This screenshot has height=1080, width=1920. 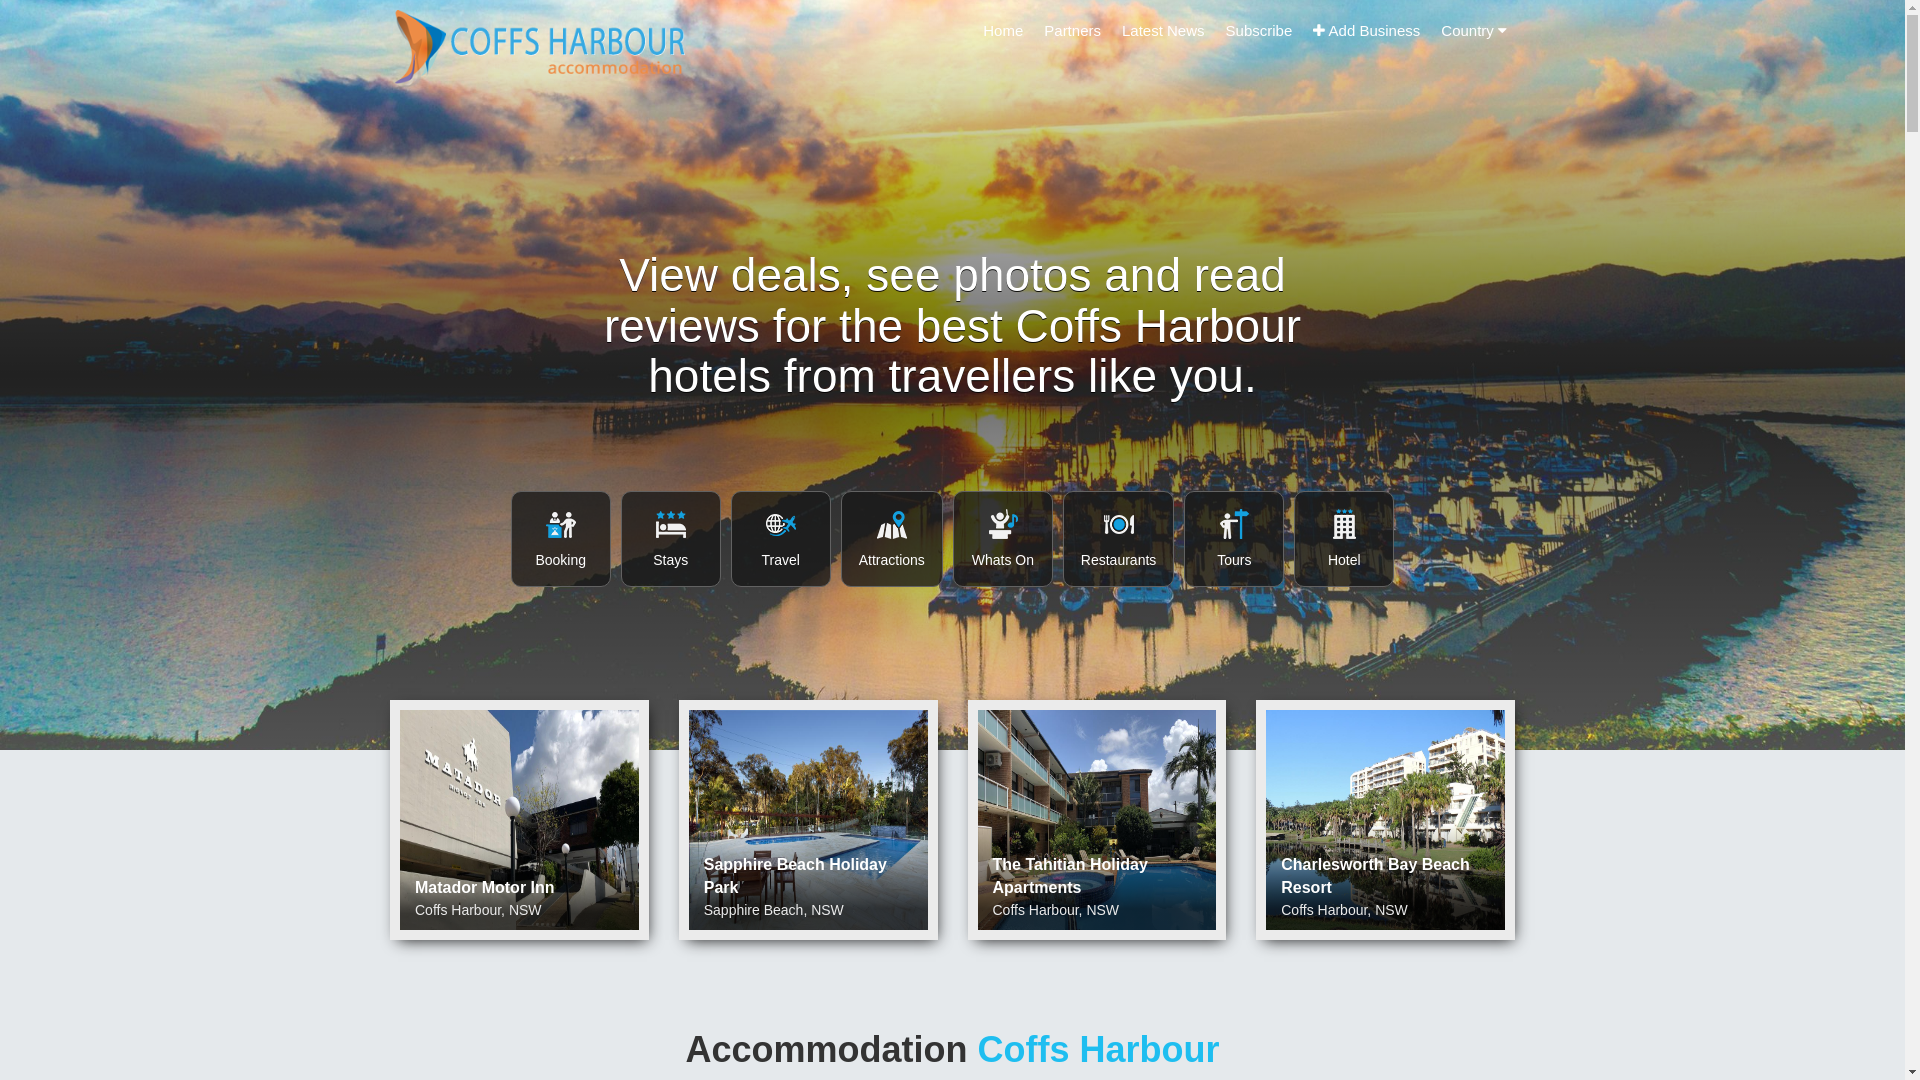 What do you see at coordinates (891, 537) in the screenshot?
I see `'Attractions Accommodation Coffs Harbour'` at bounding box center [891, 537].